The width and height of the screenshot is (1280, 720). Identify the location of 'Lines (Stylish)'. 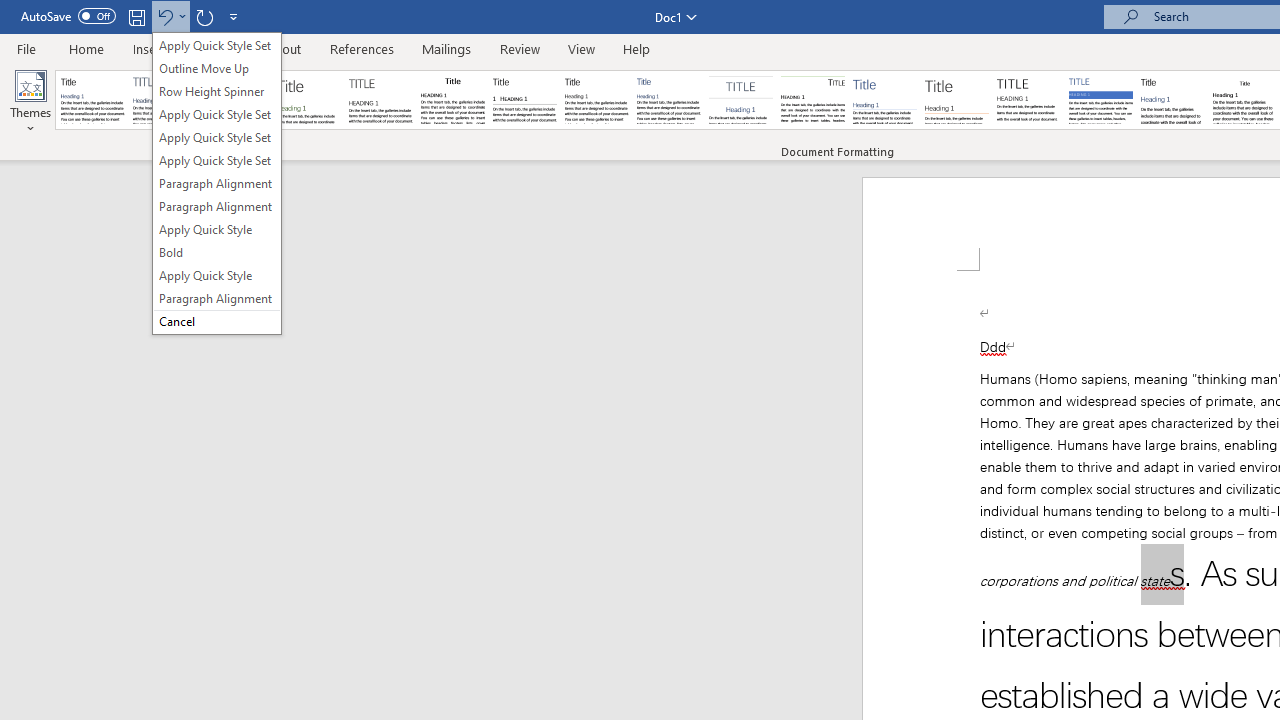
(956, 100).